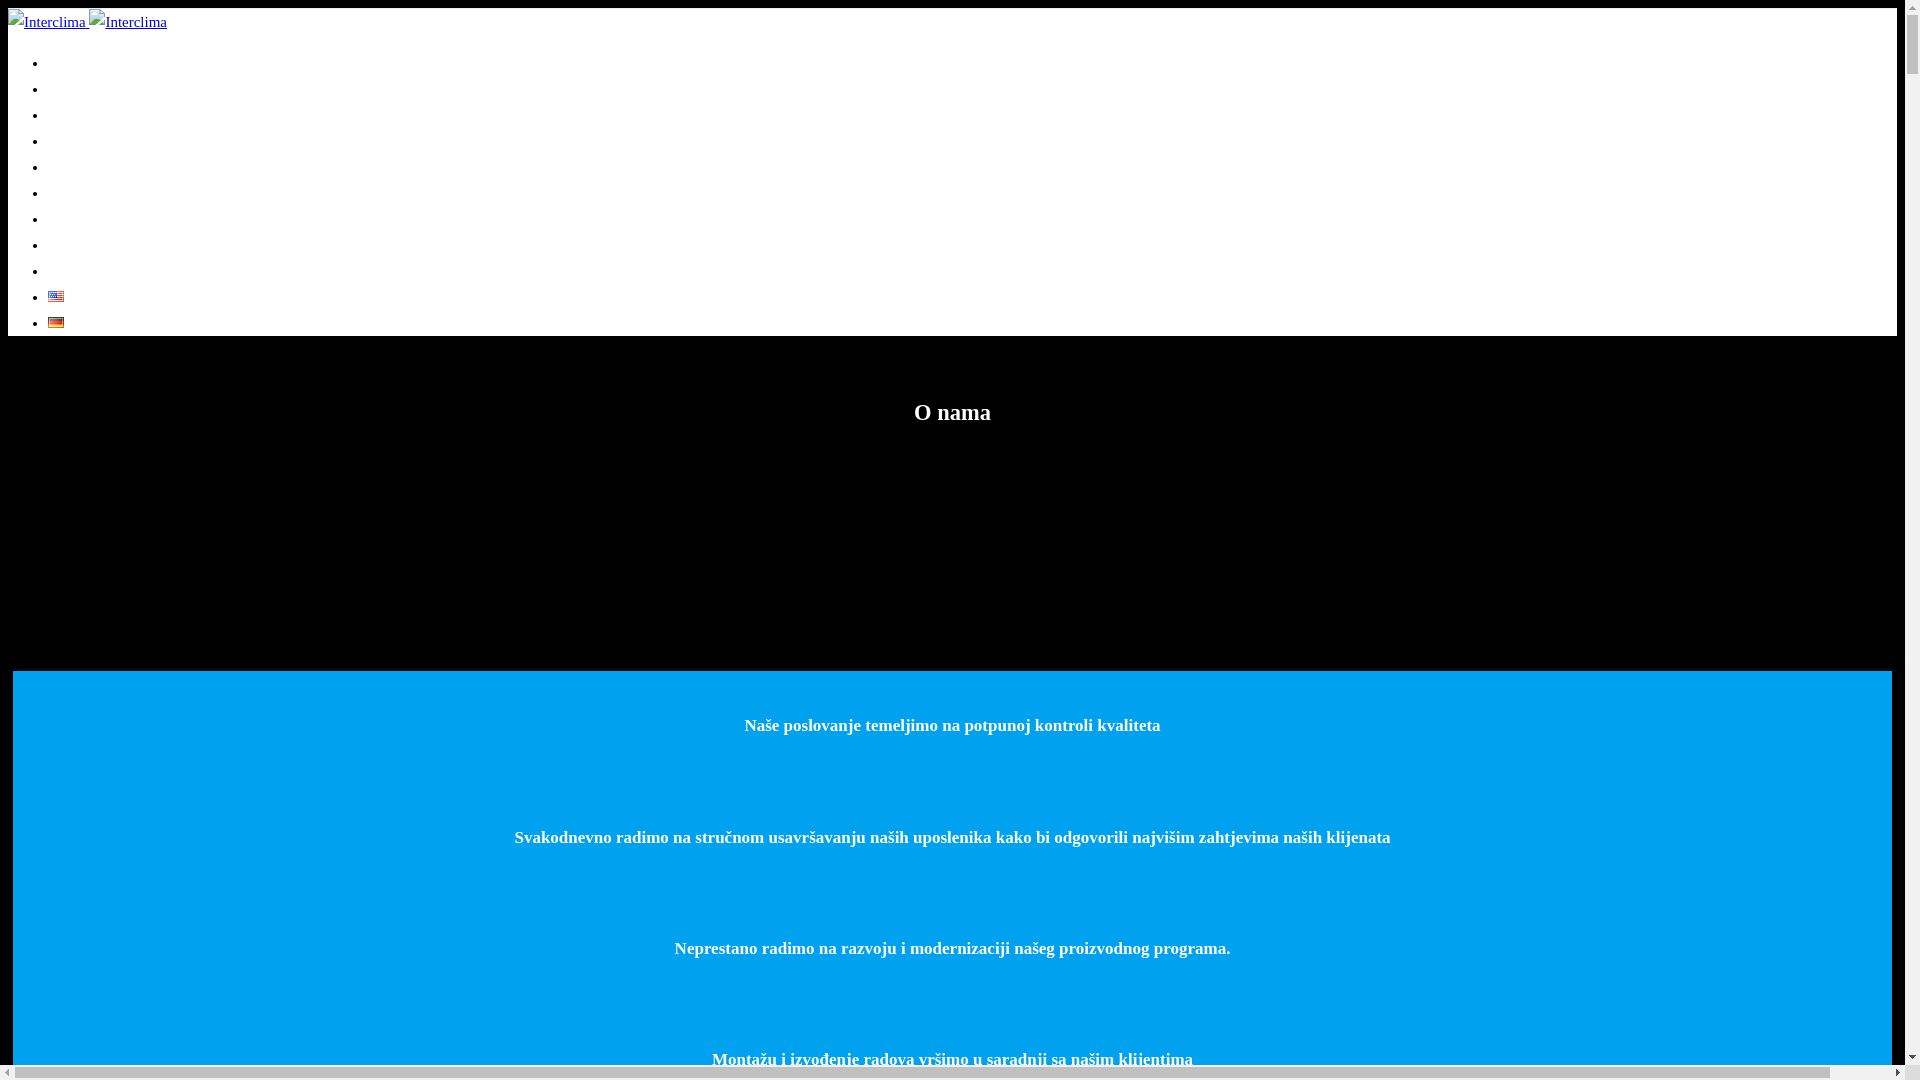  What do you see at coordinates (69, 165) in the screenshot?
I see `'Usluge'` at bounding box center [69, 165].